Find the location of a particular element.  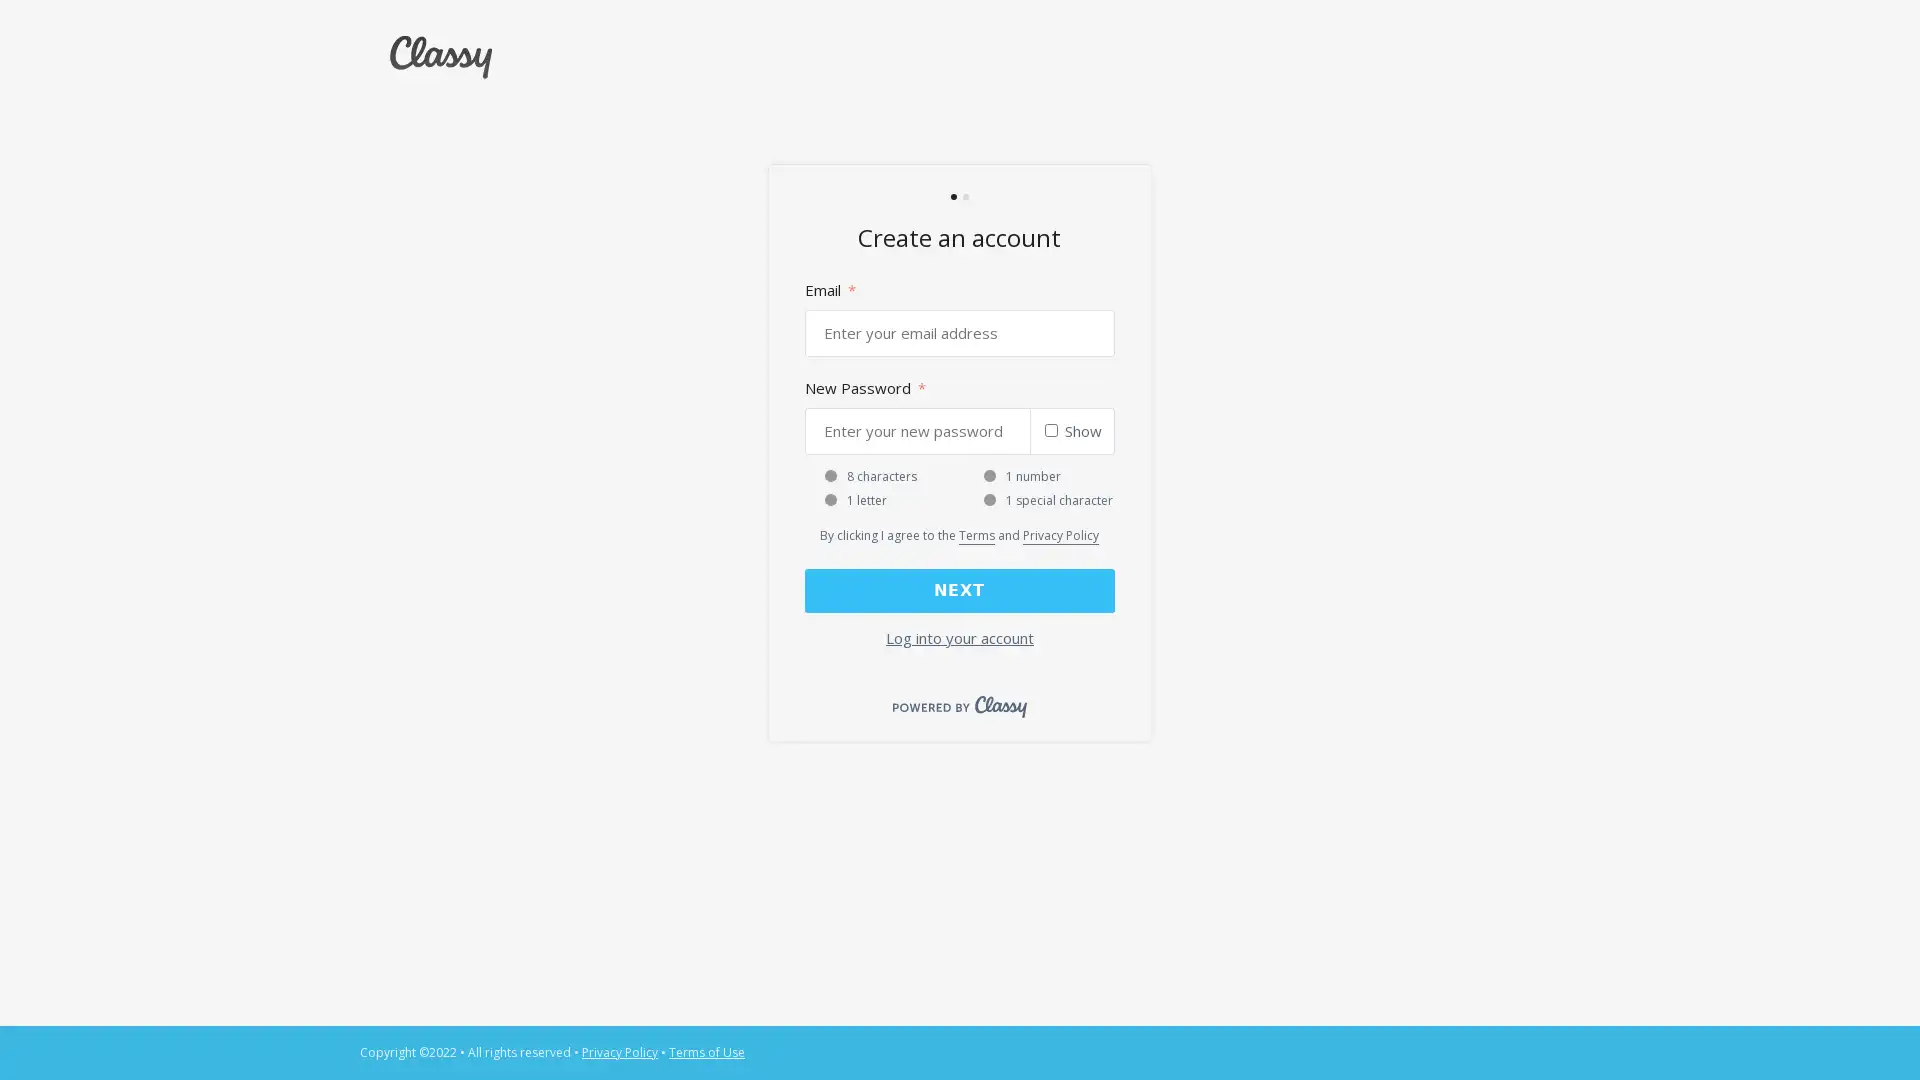

NEXT is located at coordinates (958, 589).